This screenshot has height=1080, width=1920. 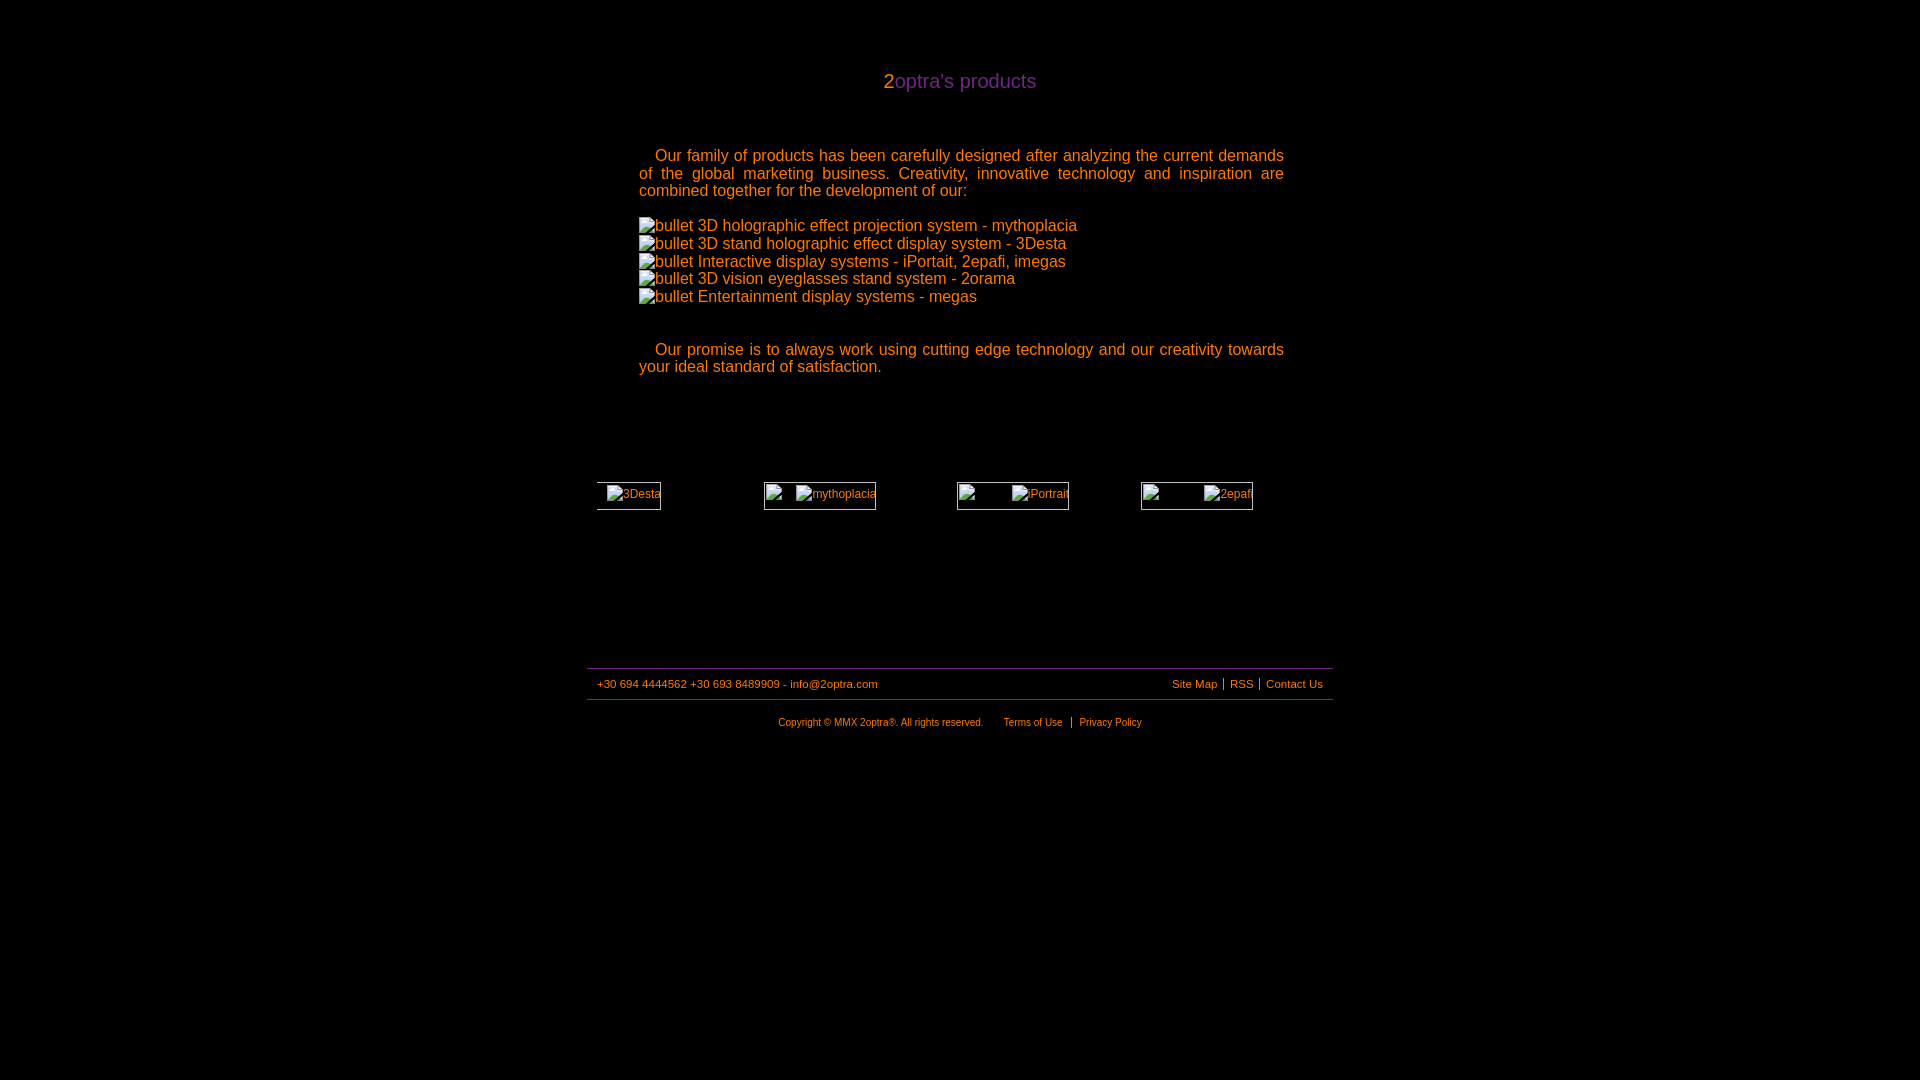 What do you see at coordinates (1053, 27) in the screenshot?
I see `'news'` at bounding box center [1053, 27].